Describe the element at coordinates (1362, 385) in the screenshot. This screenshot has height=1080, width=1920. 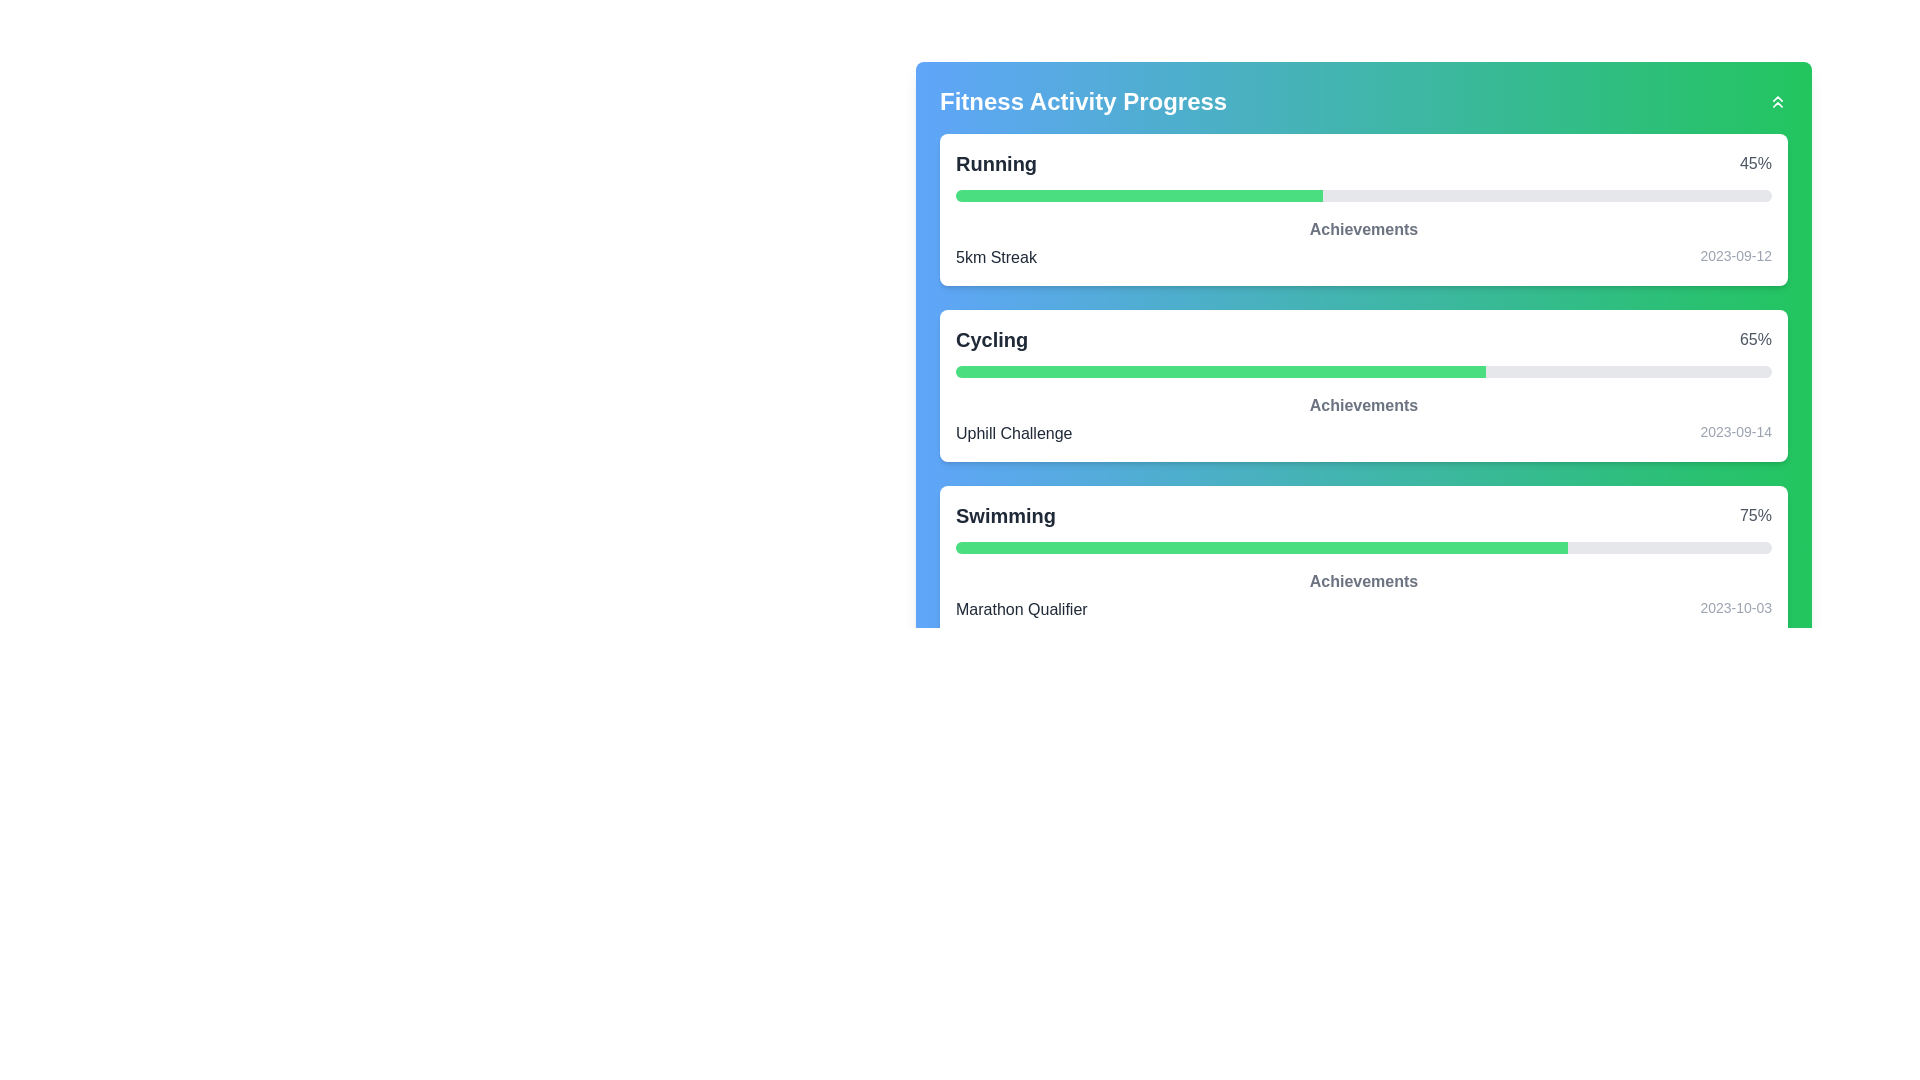
I see `the progress bar or text section of the 'Cycling' activity status overview card, which is the second card in a vertical list of activity cards` at that location.